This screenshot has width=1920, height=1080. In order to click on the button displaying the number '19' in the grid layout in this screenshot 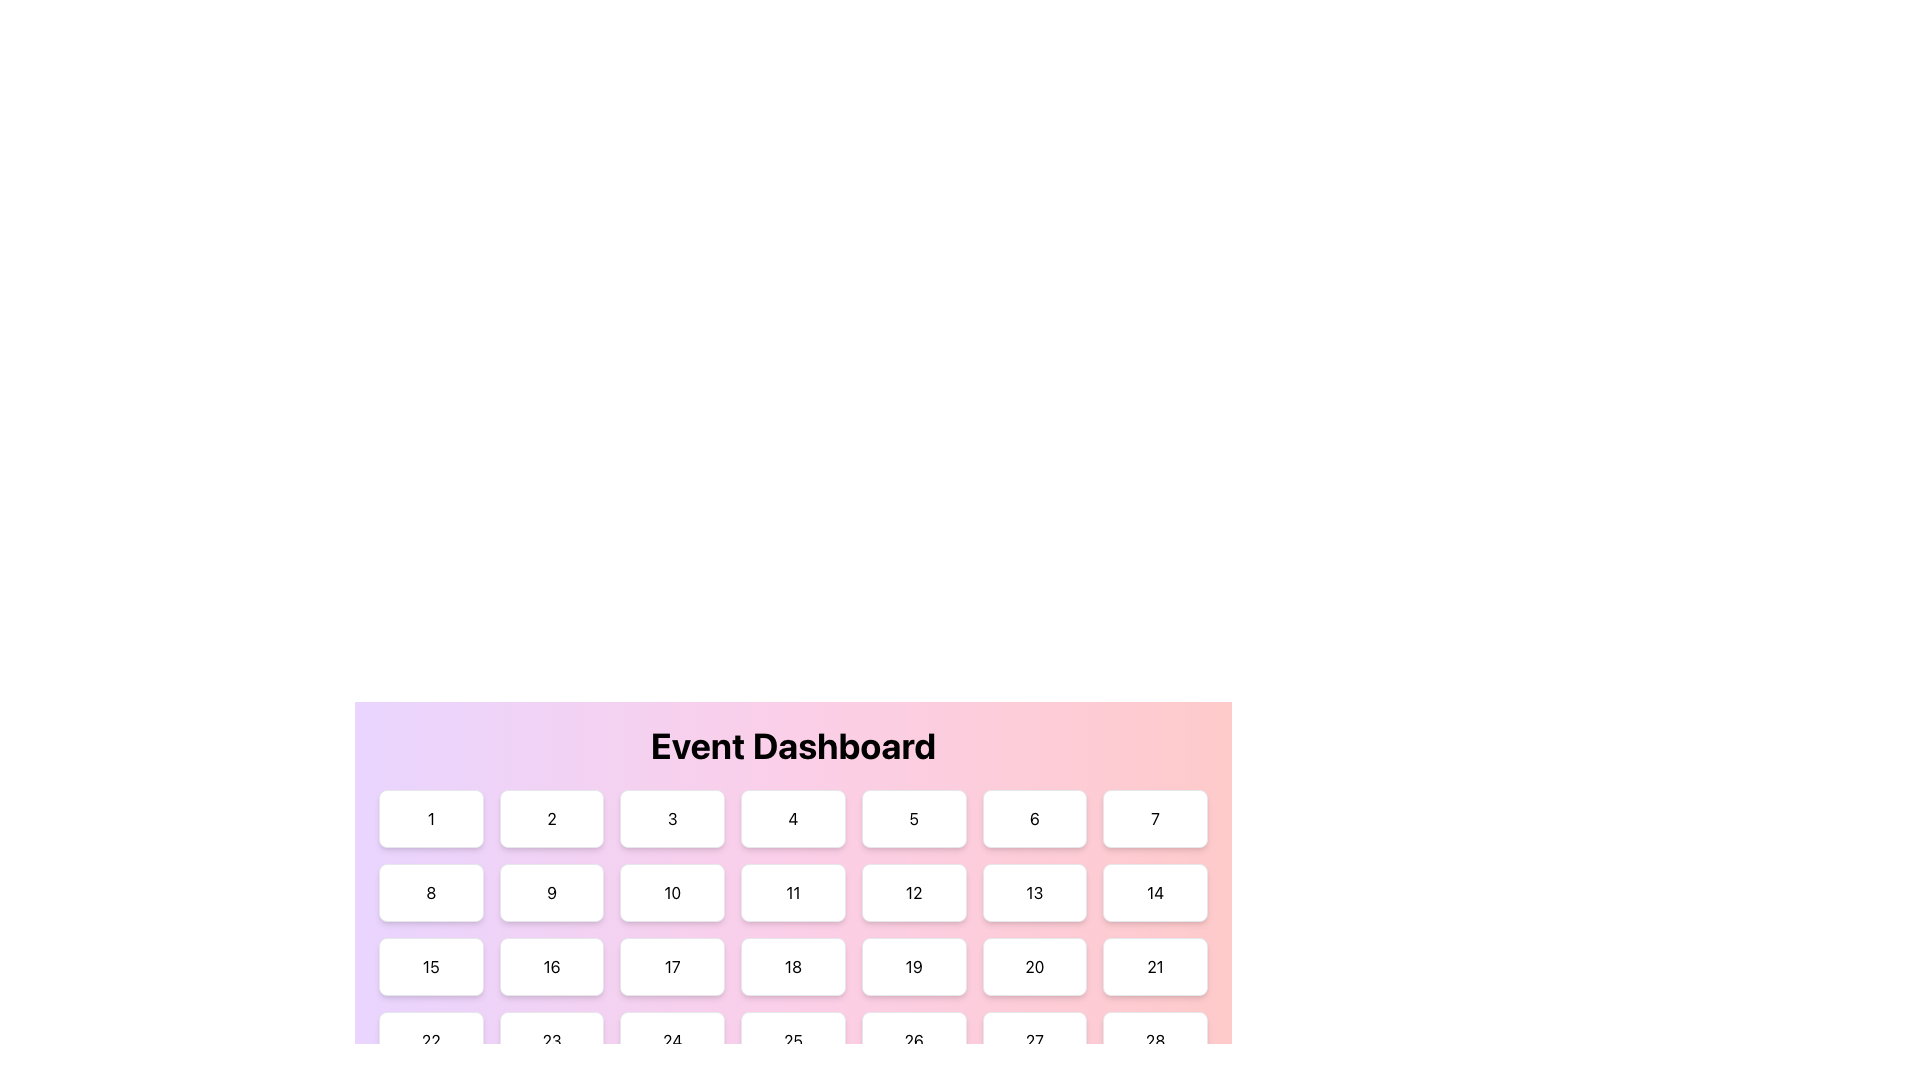, I will do `click(913, 966)`.